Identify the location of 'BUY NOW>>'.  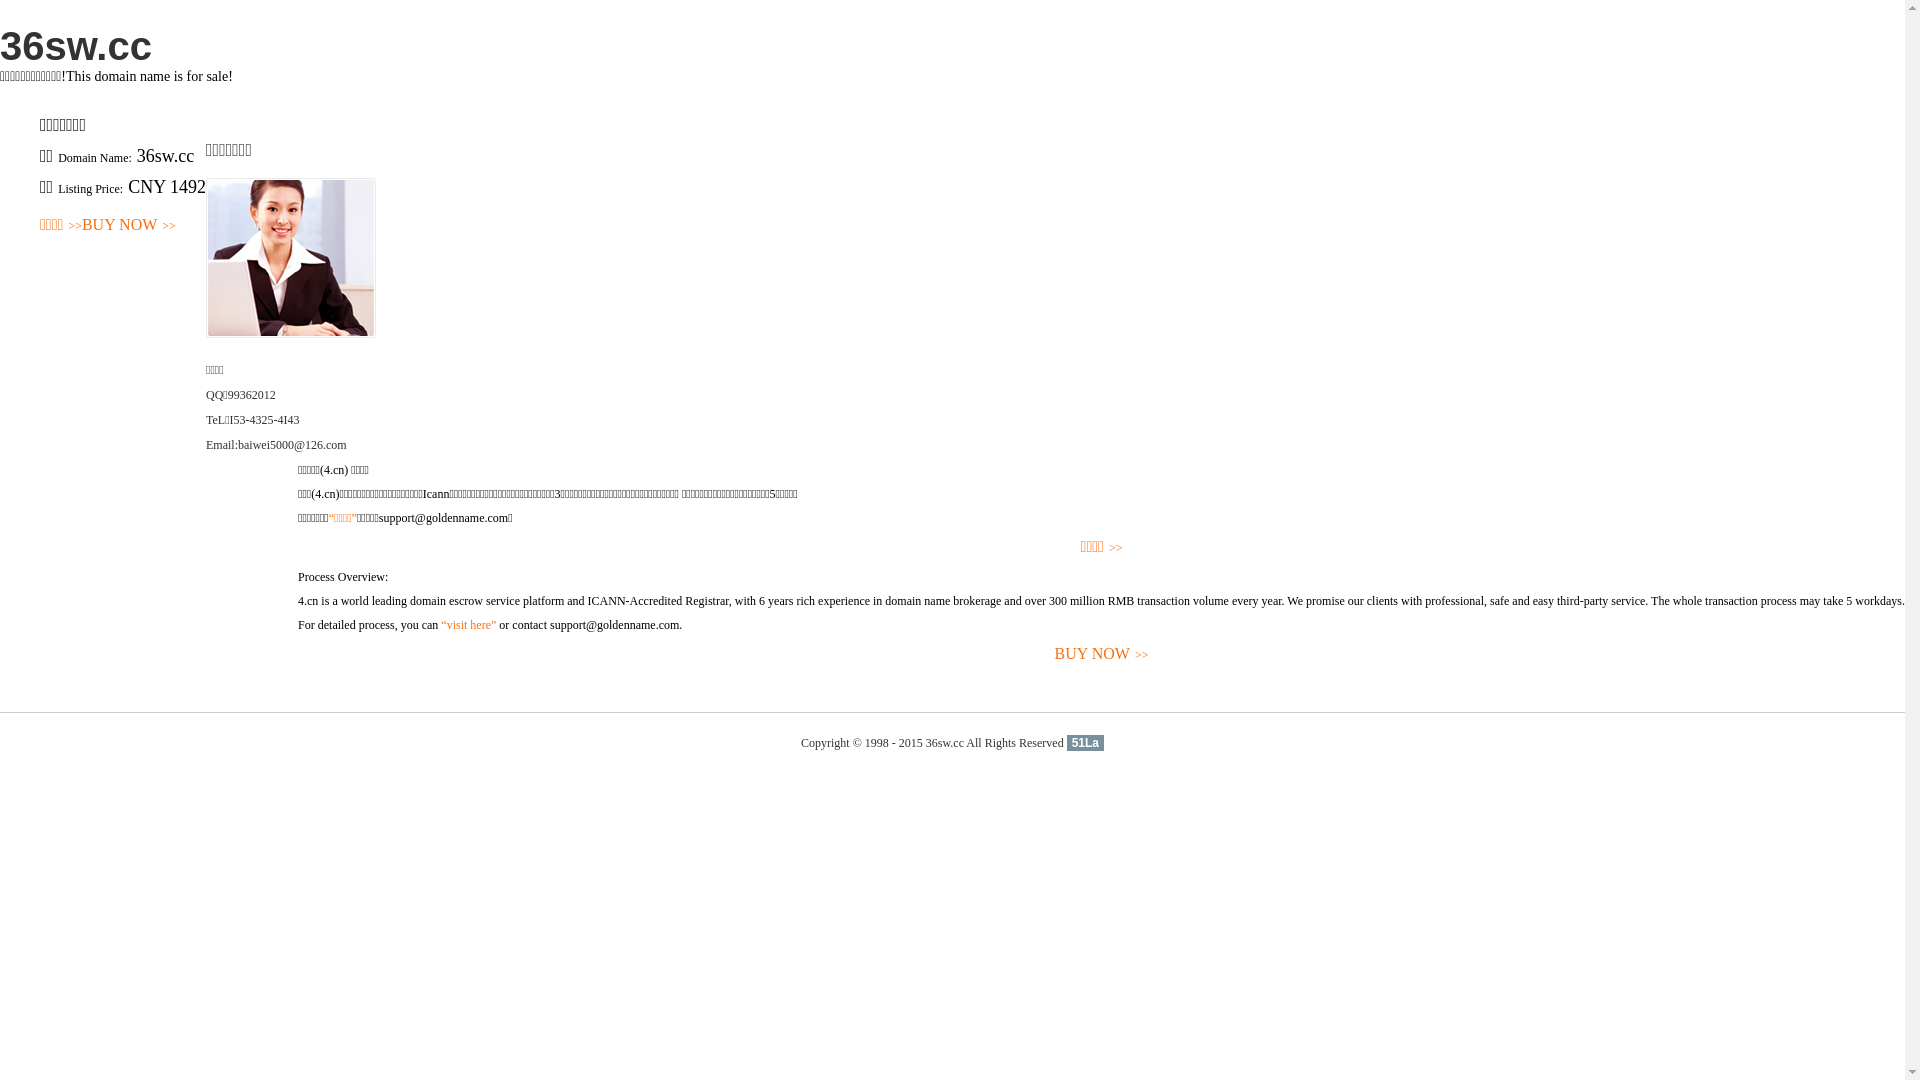
(1100, 654).